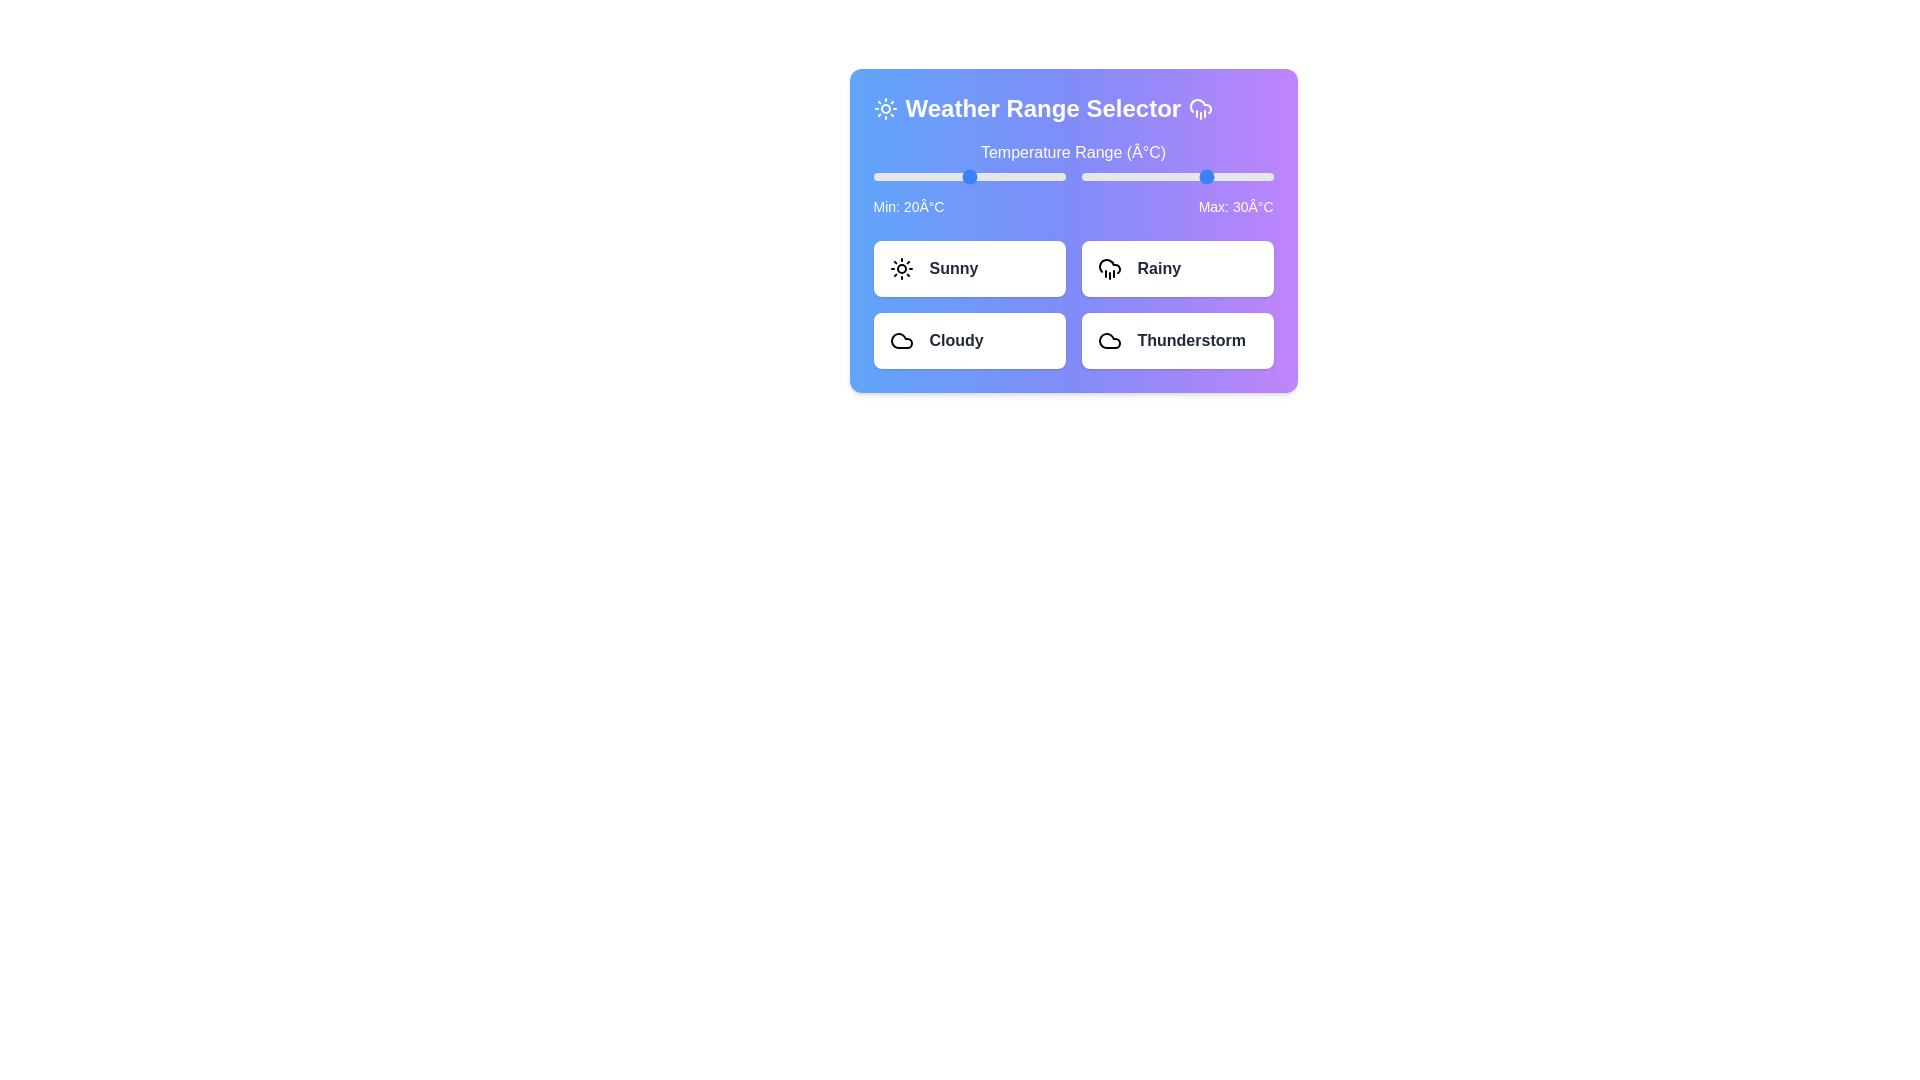 The height and width of the screenshot is (1080, 1920). What do you see at coordinates (1054, 176) in the screenshot?
I see `the minimum temperature range slider to 47°C` at bounding box center [1054, 176].